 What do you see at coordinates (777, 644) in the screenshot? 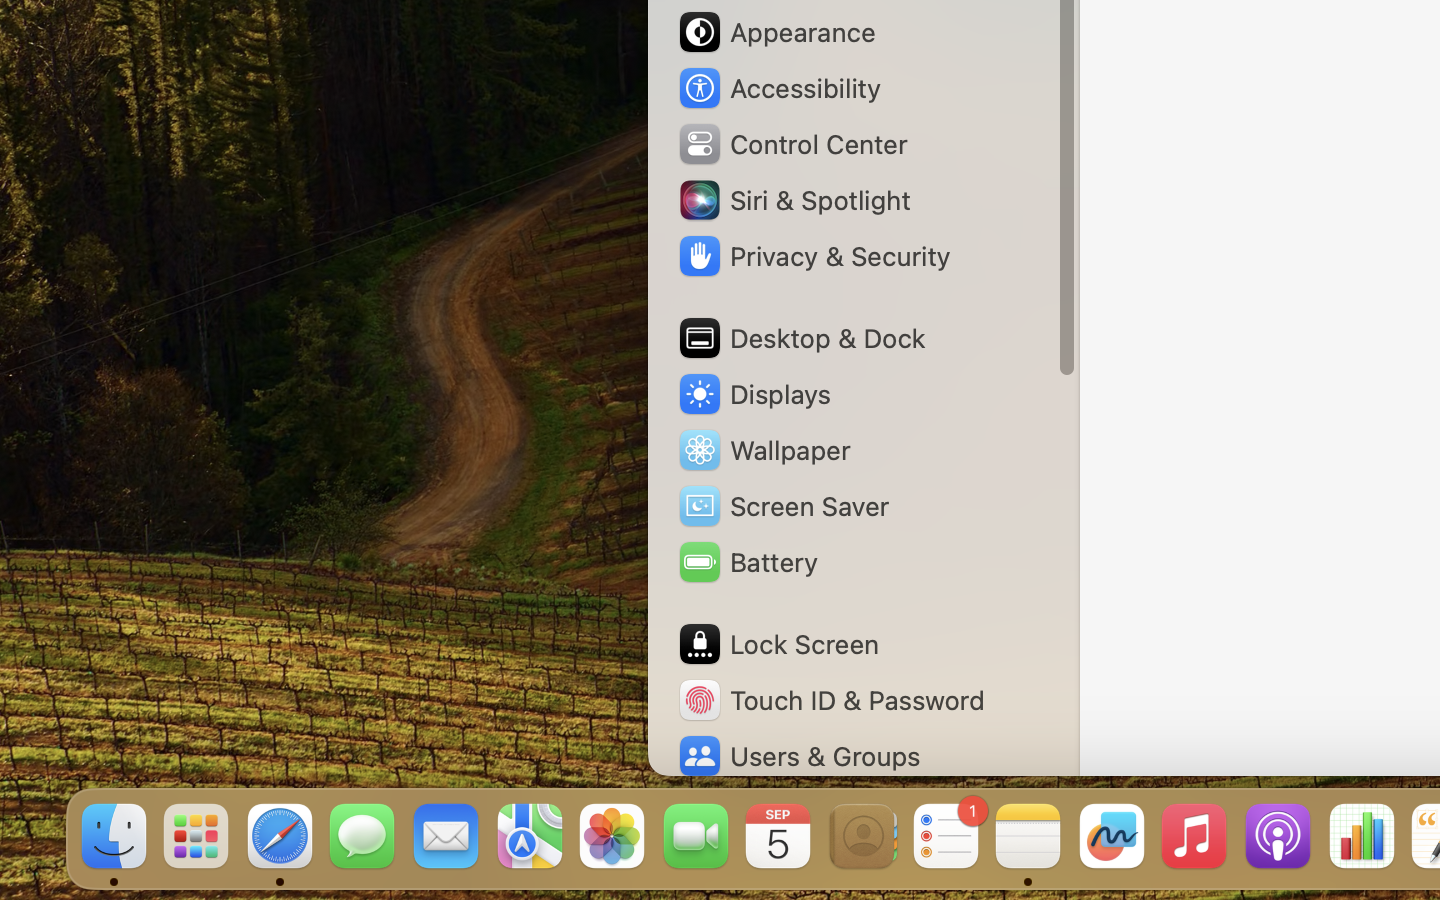
I see `'Lock Screen'` at bounding box center [777, 644].